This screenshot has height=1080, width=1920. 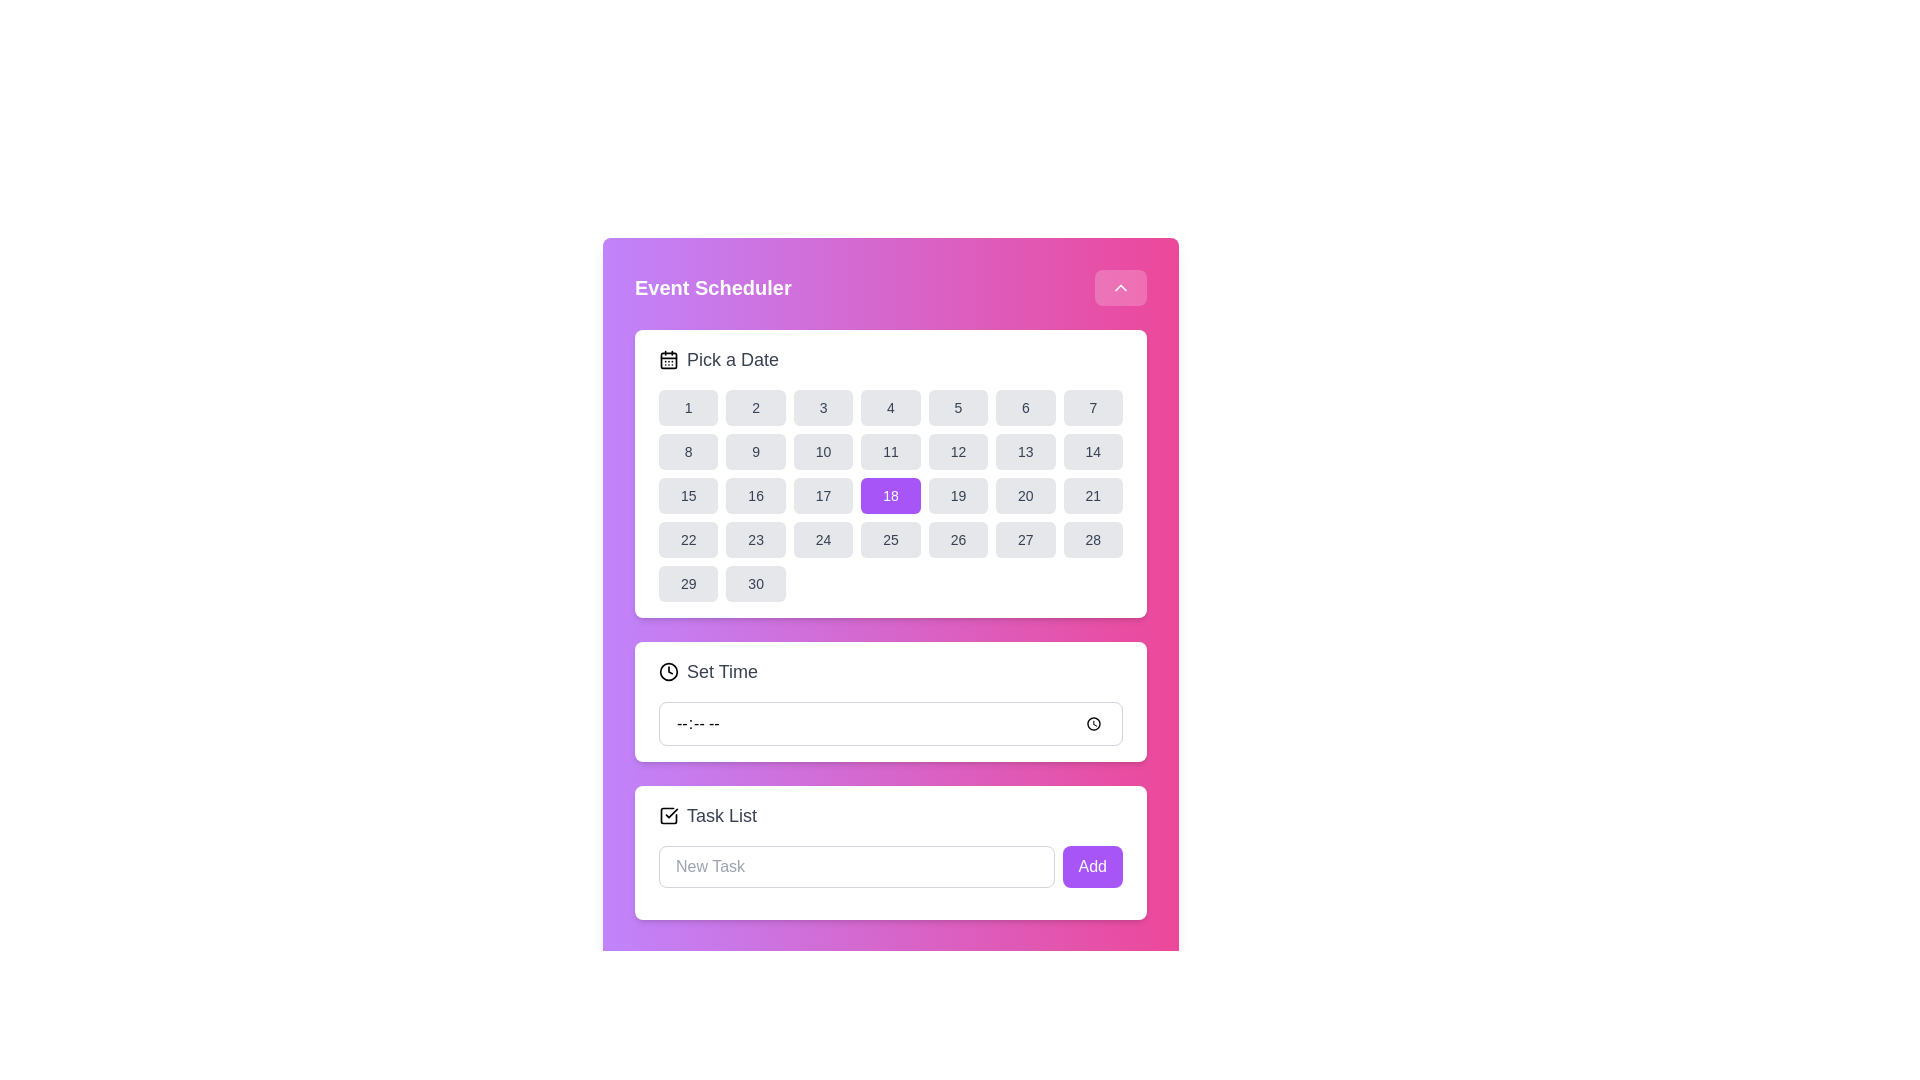 I want to click on the label indicating the task-related functionality located above the 'New Task' input field and adjacent to the 'Add' button, so click(x=721, y=816).